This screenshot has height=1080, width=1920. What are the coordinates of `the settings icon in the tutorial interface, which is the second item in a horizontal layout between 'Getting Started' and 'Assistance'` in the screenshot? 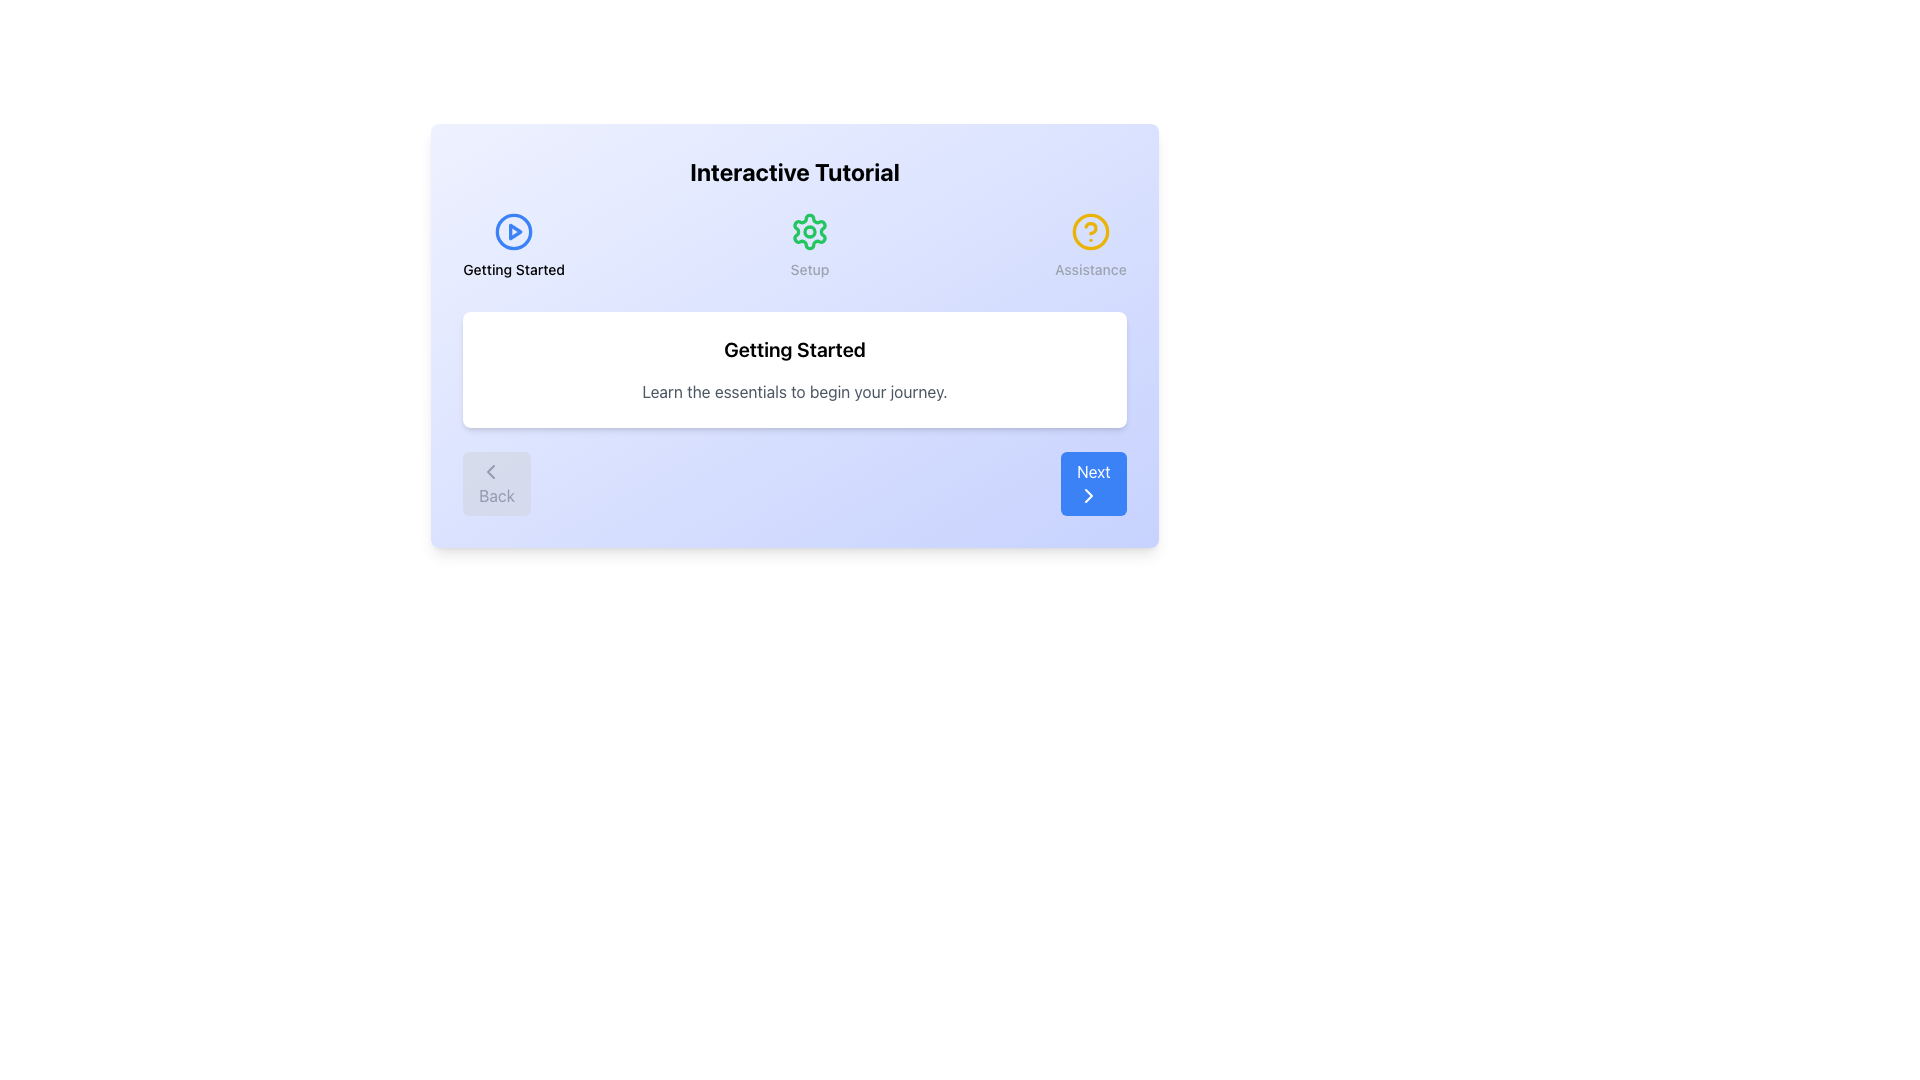 It's located at (810, 245).